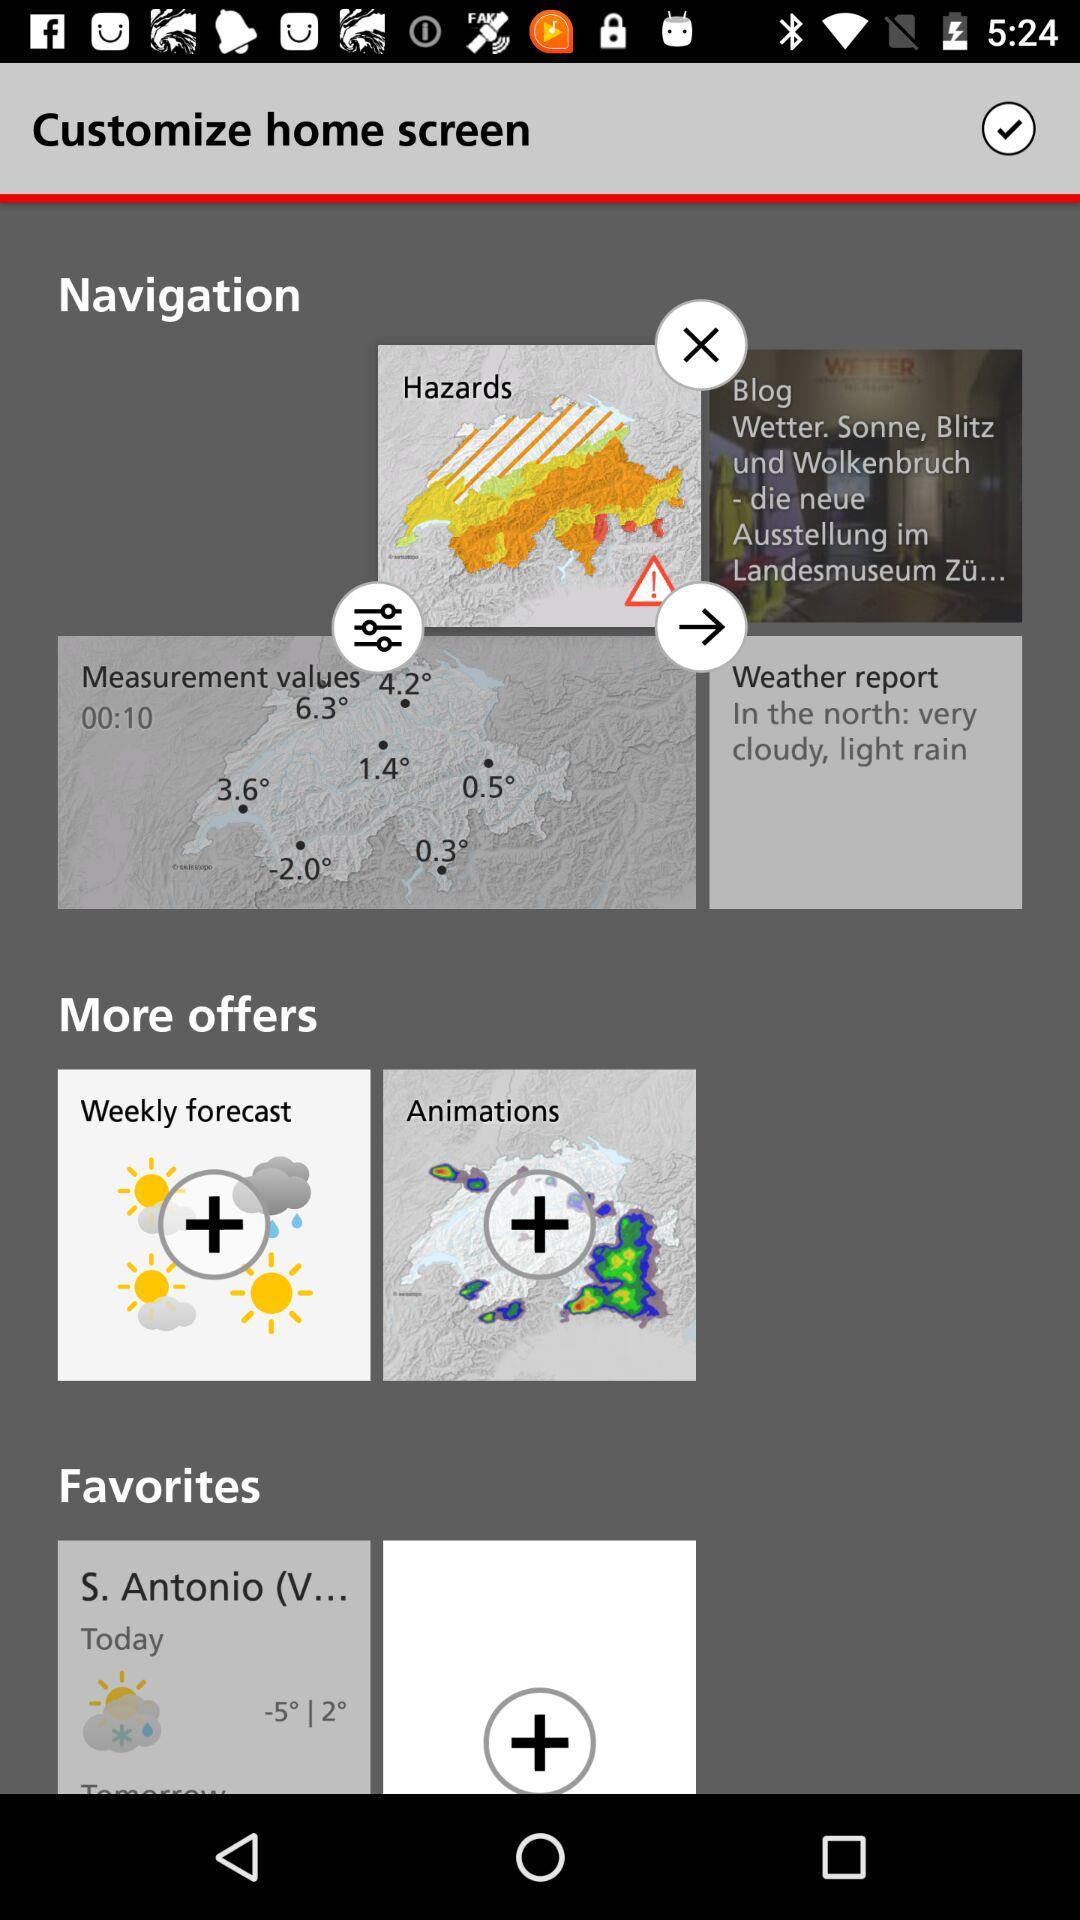 The image size is (1080, 1920). Describe the element at coordinates (699, 626) in the screenshot. I see `the arrow_forward icon` at that location.